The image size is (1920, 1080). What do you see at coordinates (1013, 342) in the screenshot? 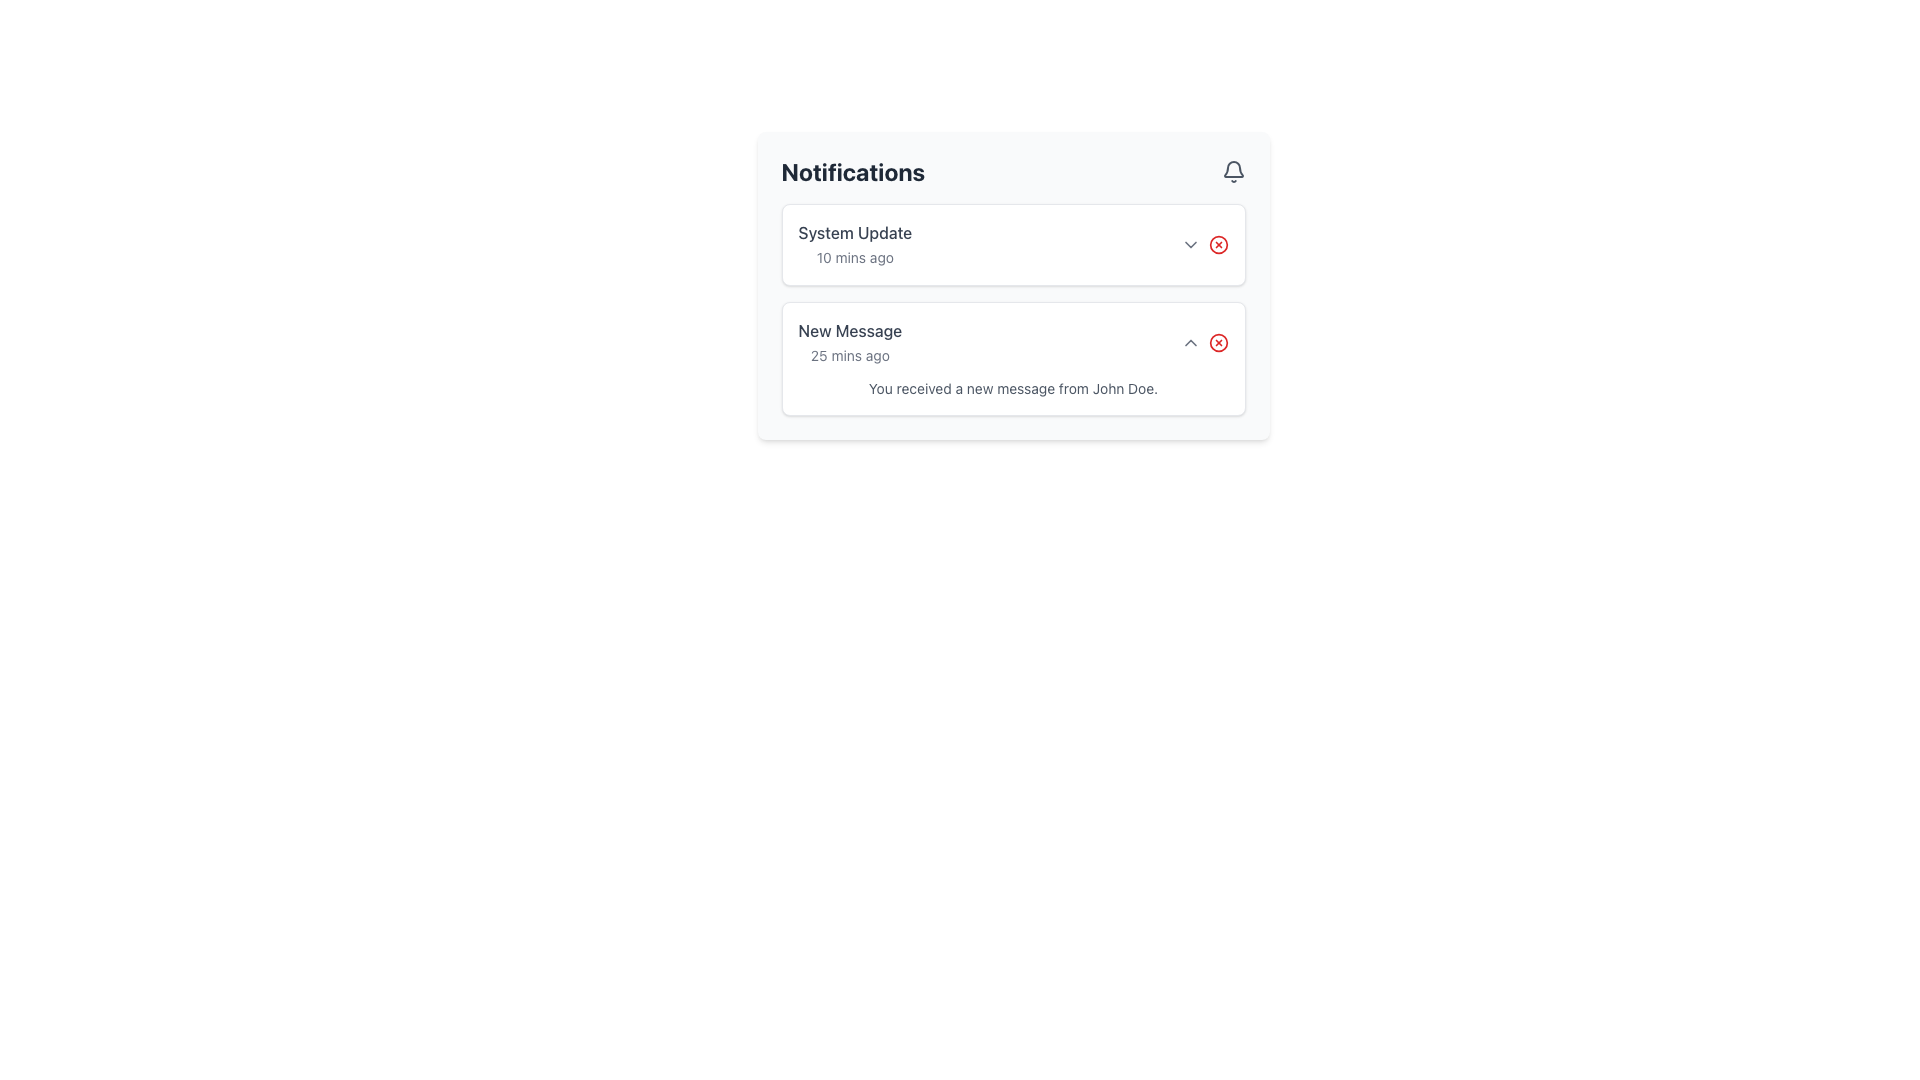
I see `the second notification card in the notification list` at bounding box center [1013, 342].